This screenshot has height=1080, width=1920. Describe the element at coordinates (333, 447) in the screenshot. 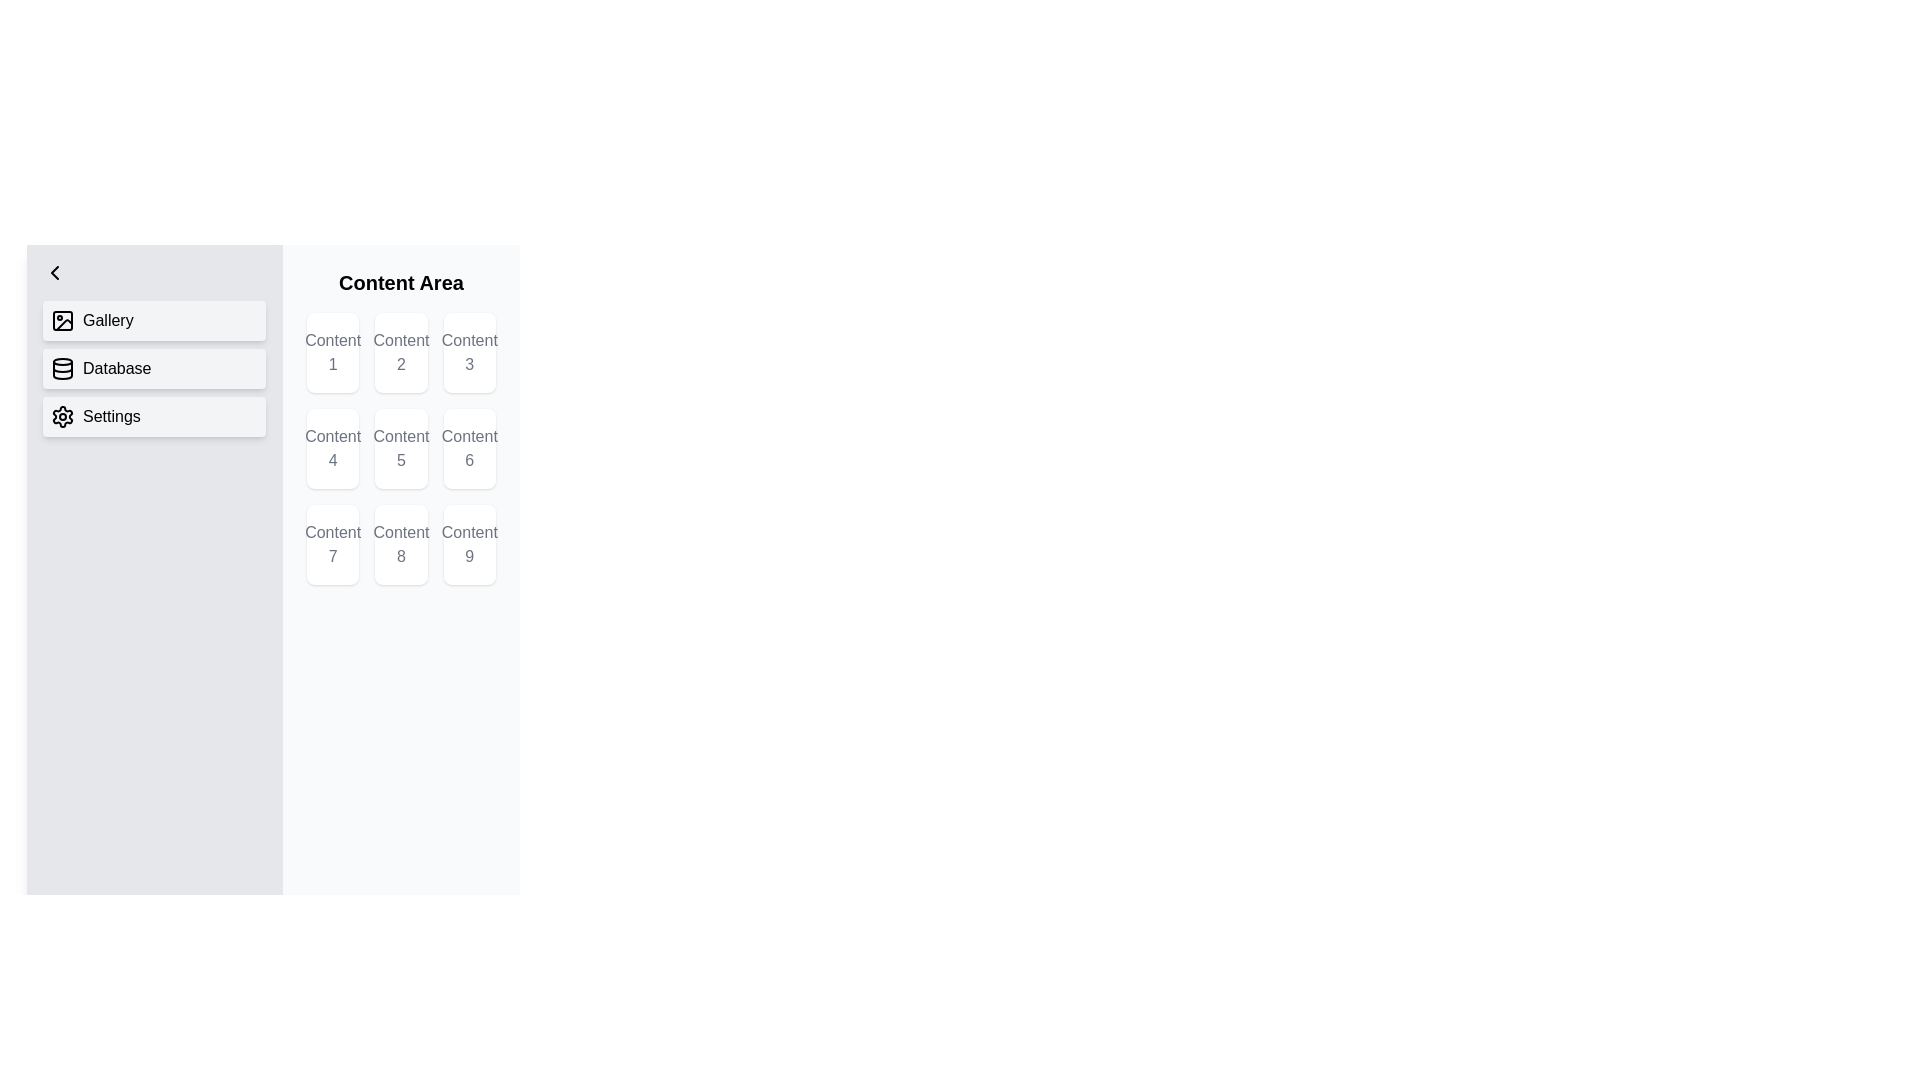

I see `the static label displaying 'Content 4' located in the center-left position of the grid under the 'Content Area' heading` at that location.